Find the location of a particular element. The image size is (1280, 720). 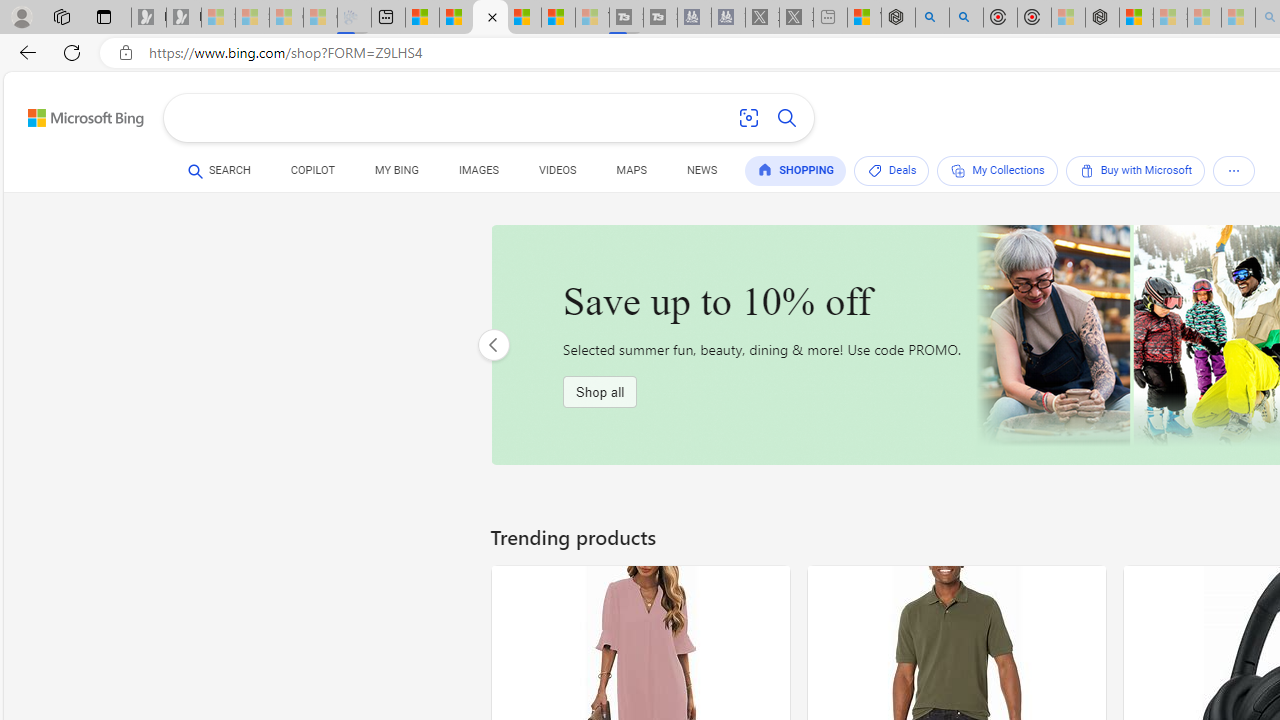

'Close tab' is located at coordinates (492, 17).